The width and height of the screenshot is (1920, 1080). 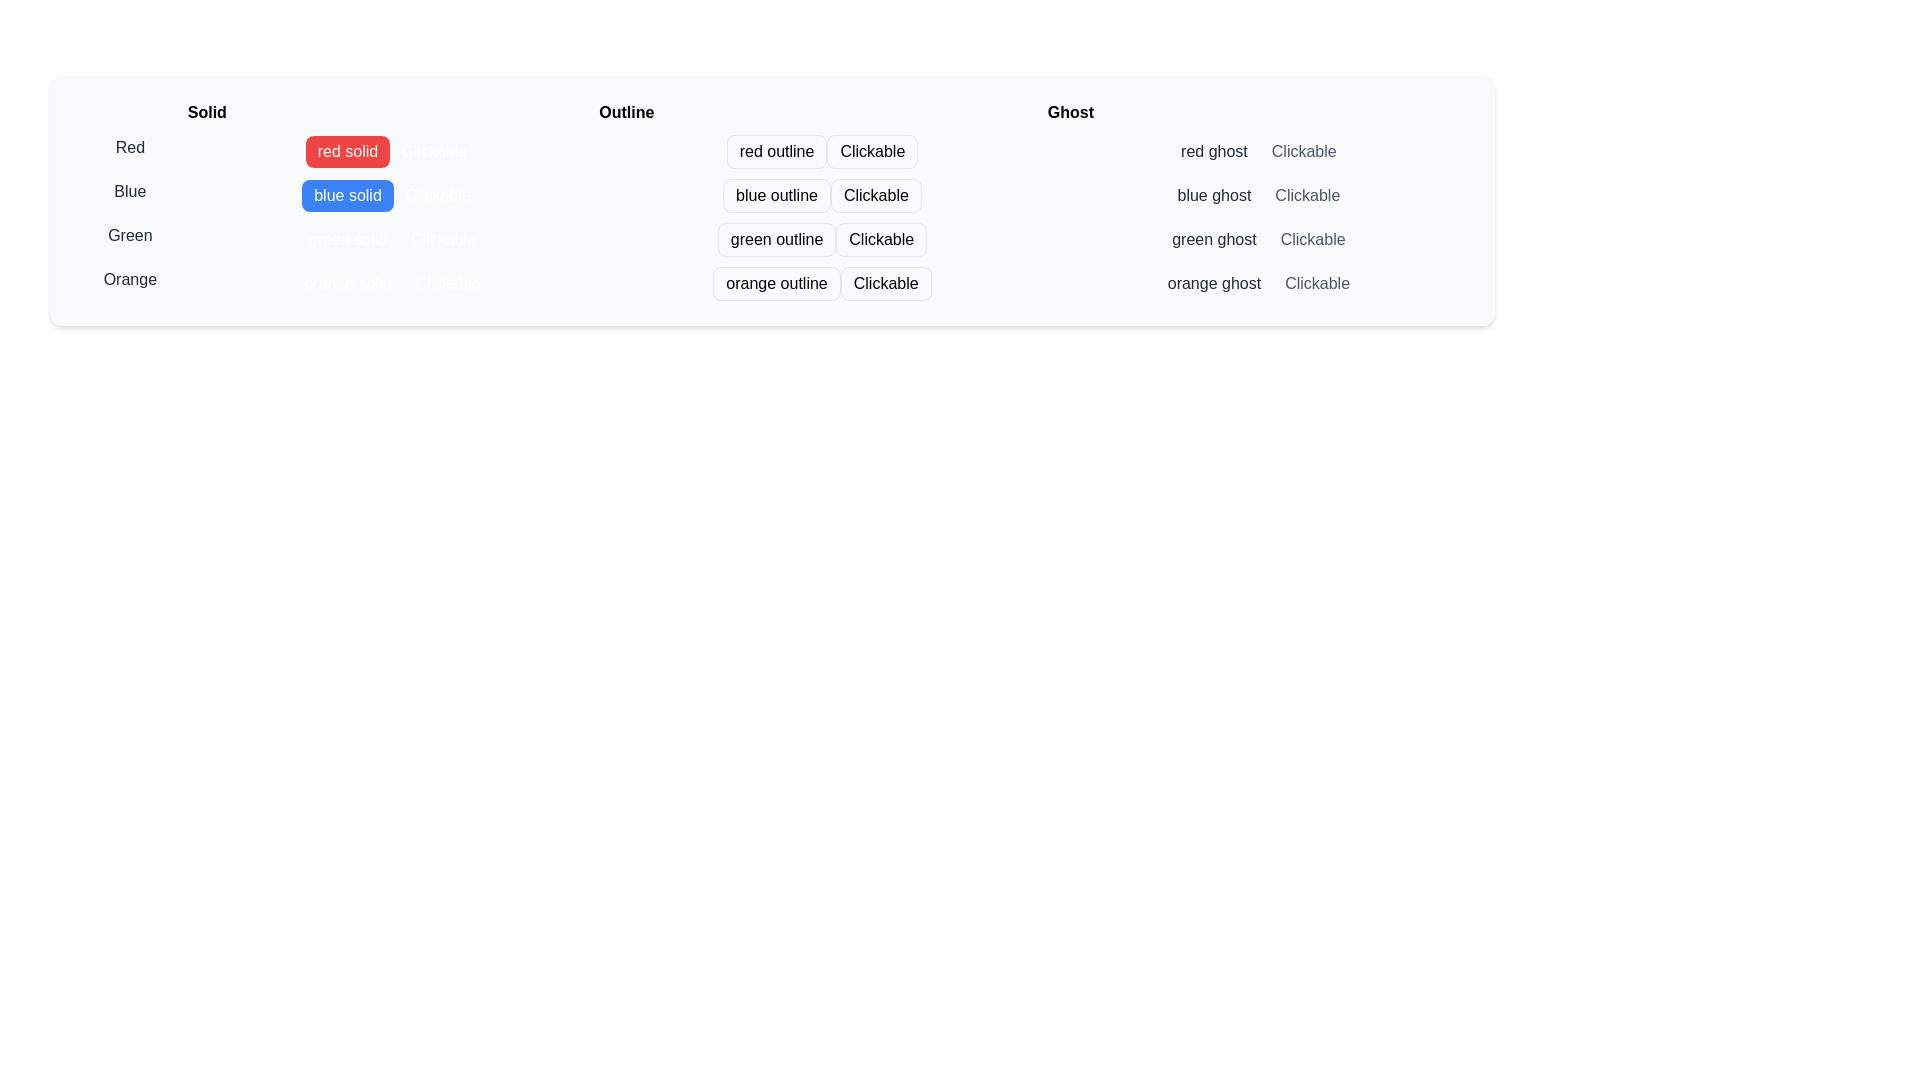 I want to click on style of the labeled UI element that consists of two text blocks: 'orange outline' styled with an orange border and text, and 'Clickable' with a transparent orange border, located in the 'Outline' column, row labeled 'Orange', so click(x=822, y=280).